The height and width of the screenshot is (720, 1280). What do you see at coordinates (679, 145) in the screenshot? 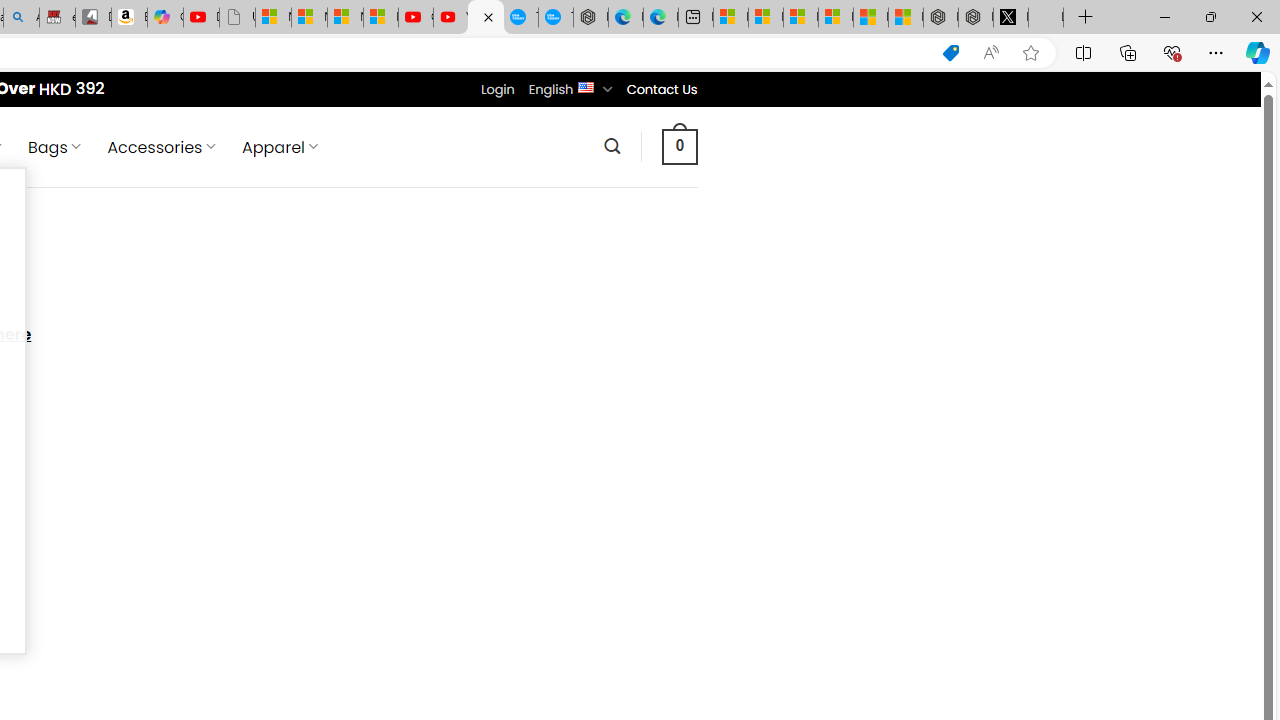
I see `'  0  '` at bounding box center [679, 145].